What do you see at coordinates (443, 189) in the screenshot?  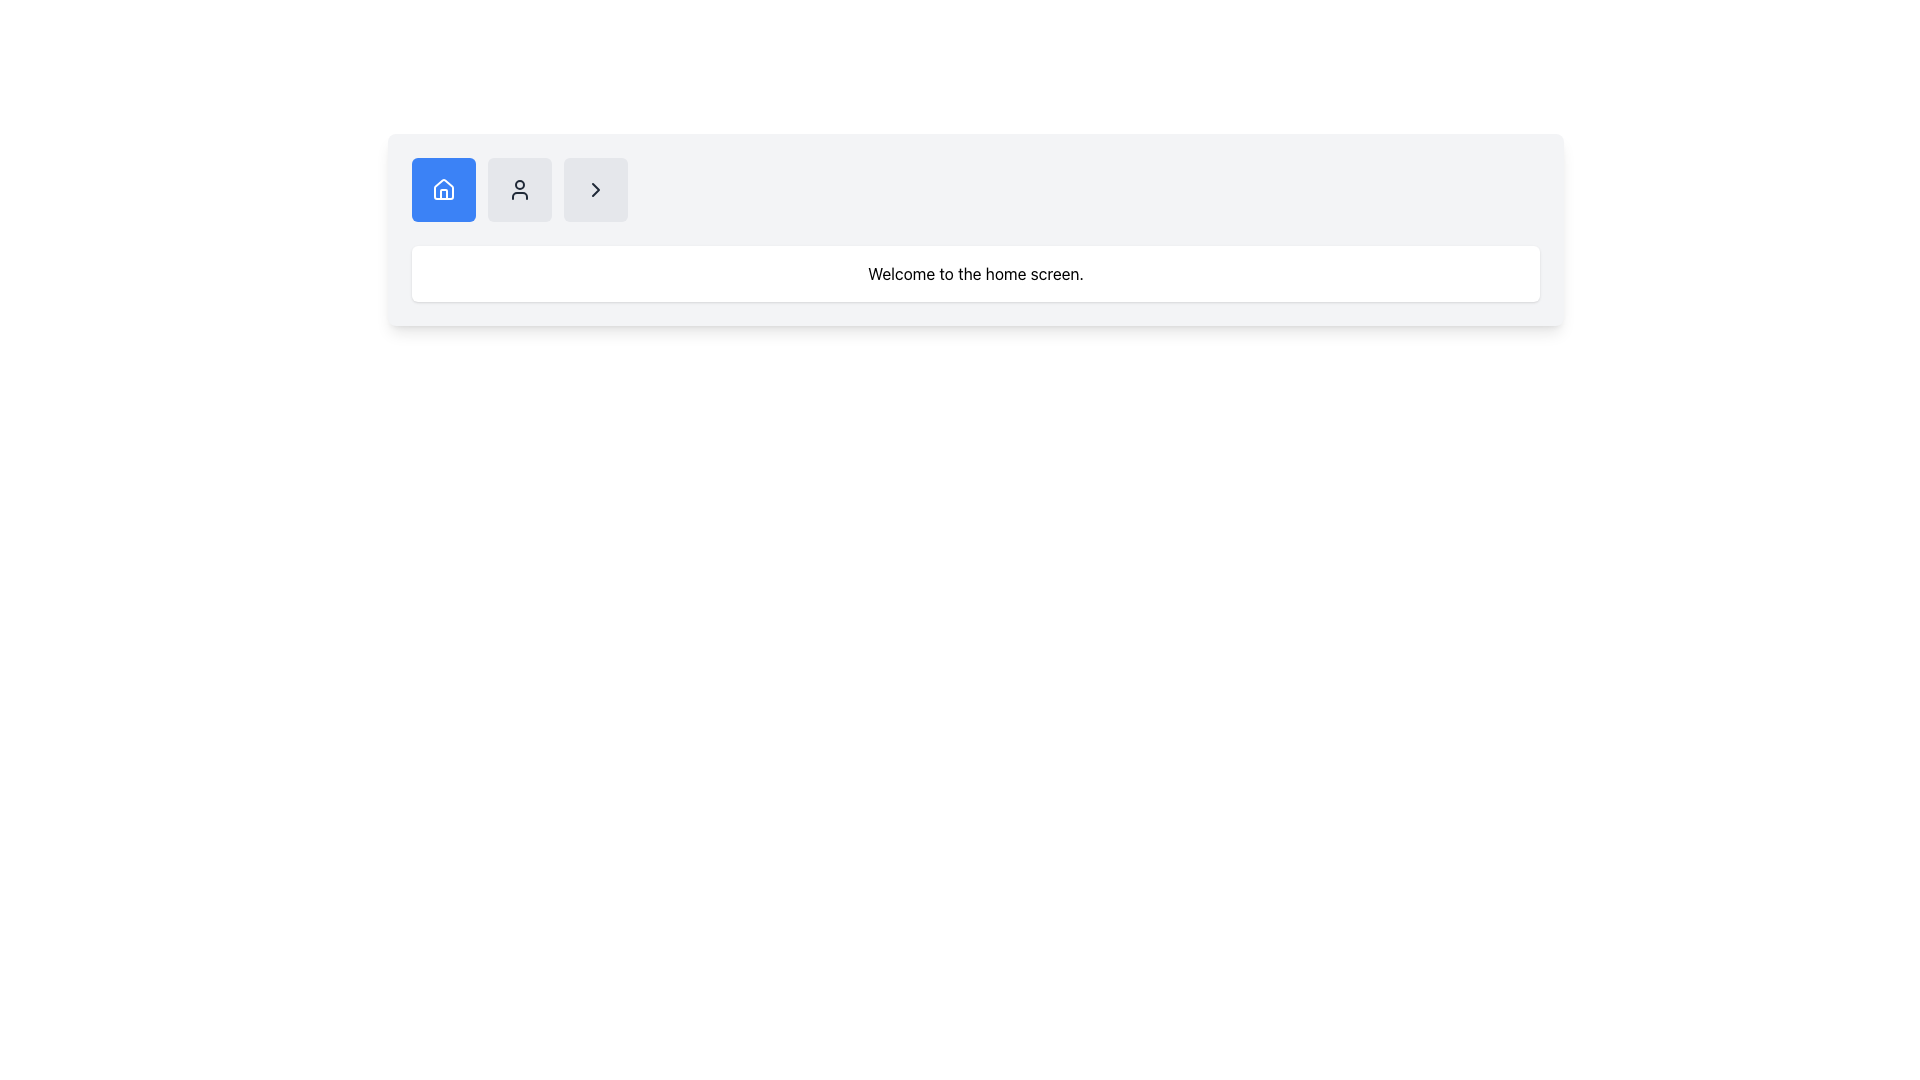 I see `the navigation button located in the top-left corner of the button group` at bounding box center [443, 189].